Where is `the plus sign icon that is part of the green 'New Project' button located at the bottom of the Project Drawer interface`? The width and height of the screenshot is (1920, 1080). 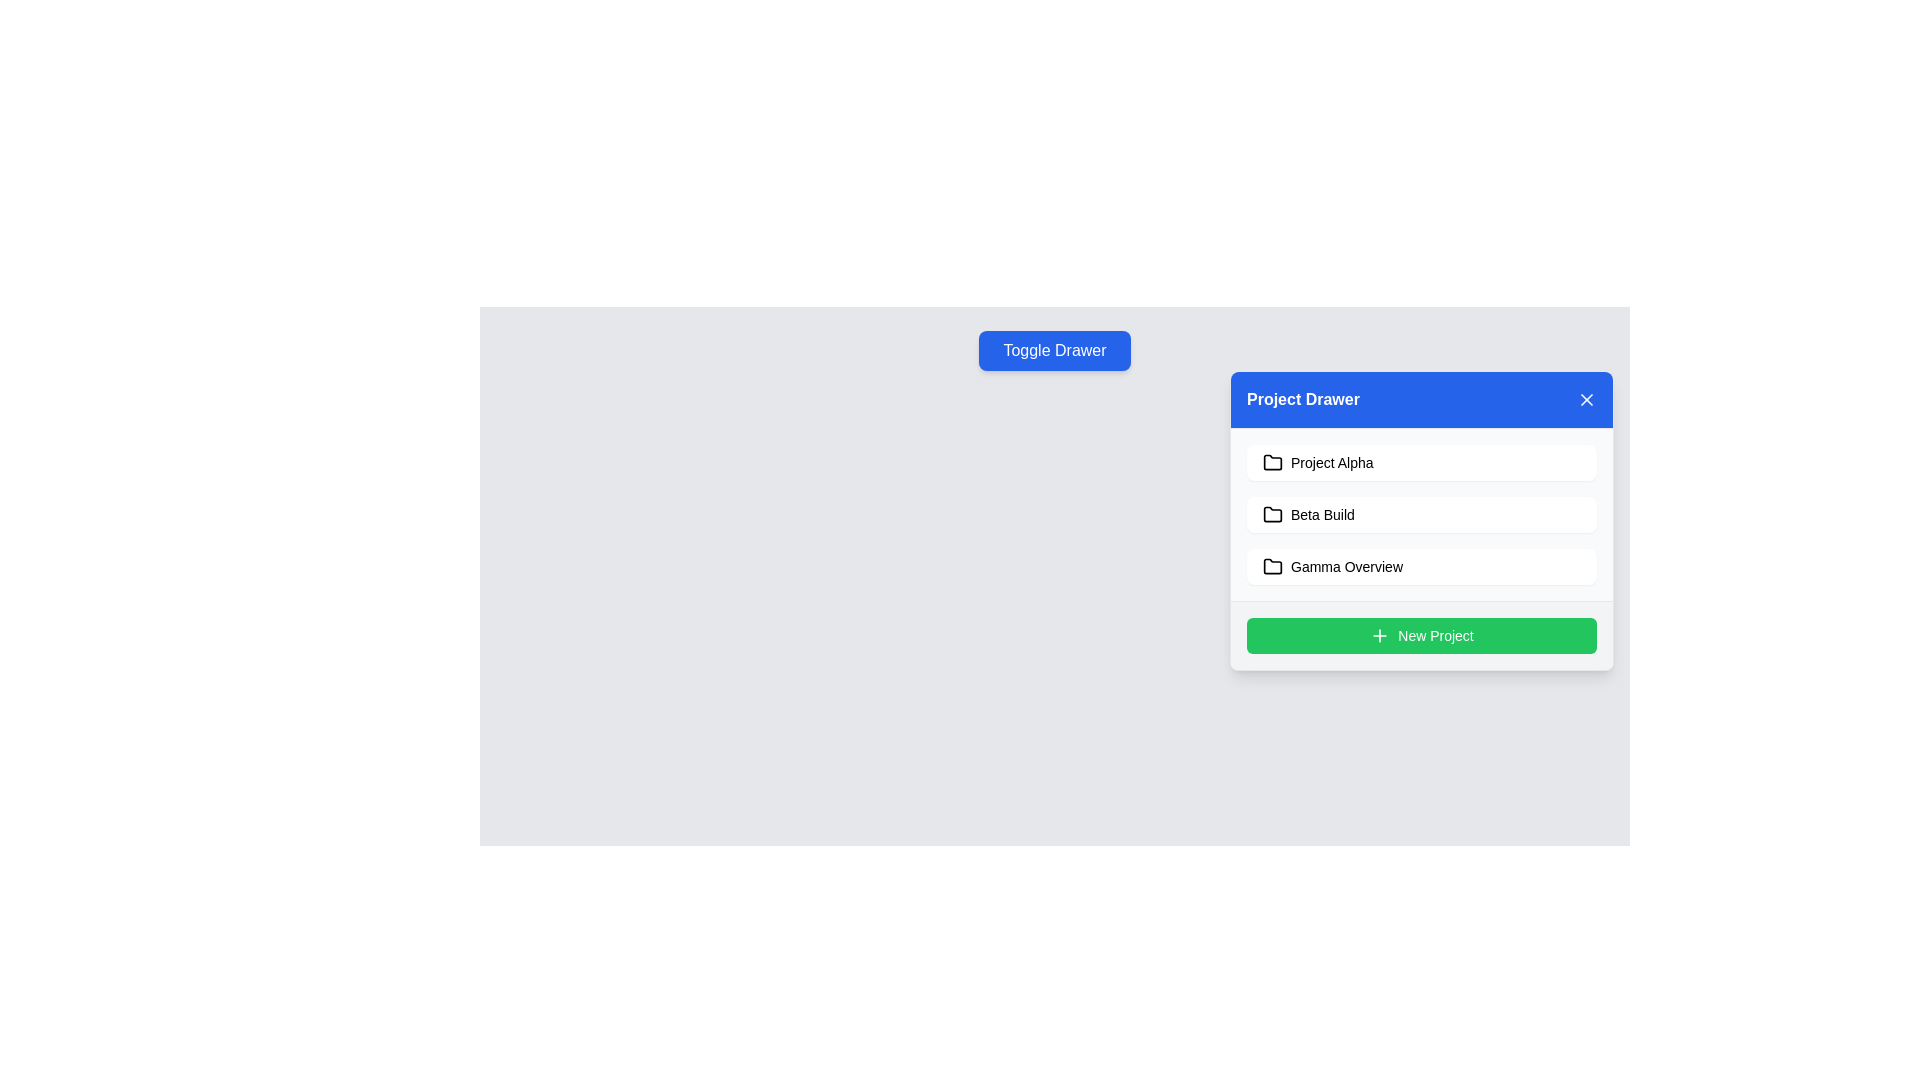 the plus sign icon that is part of the green 'New Project' button located at the bottom of the Project Drawer interface is located at coordinates (1379, 636).